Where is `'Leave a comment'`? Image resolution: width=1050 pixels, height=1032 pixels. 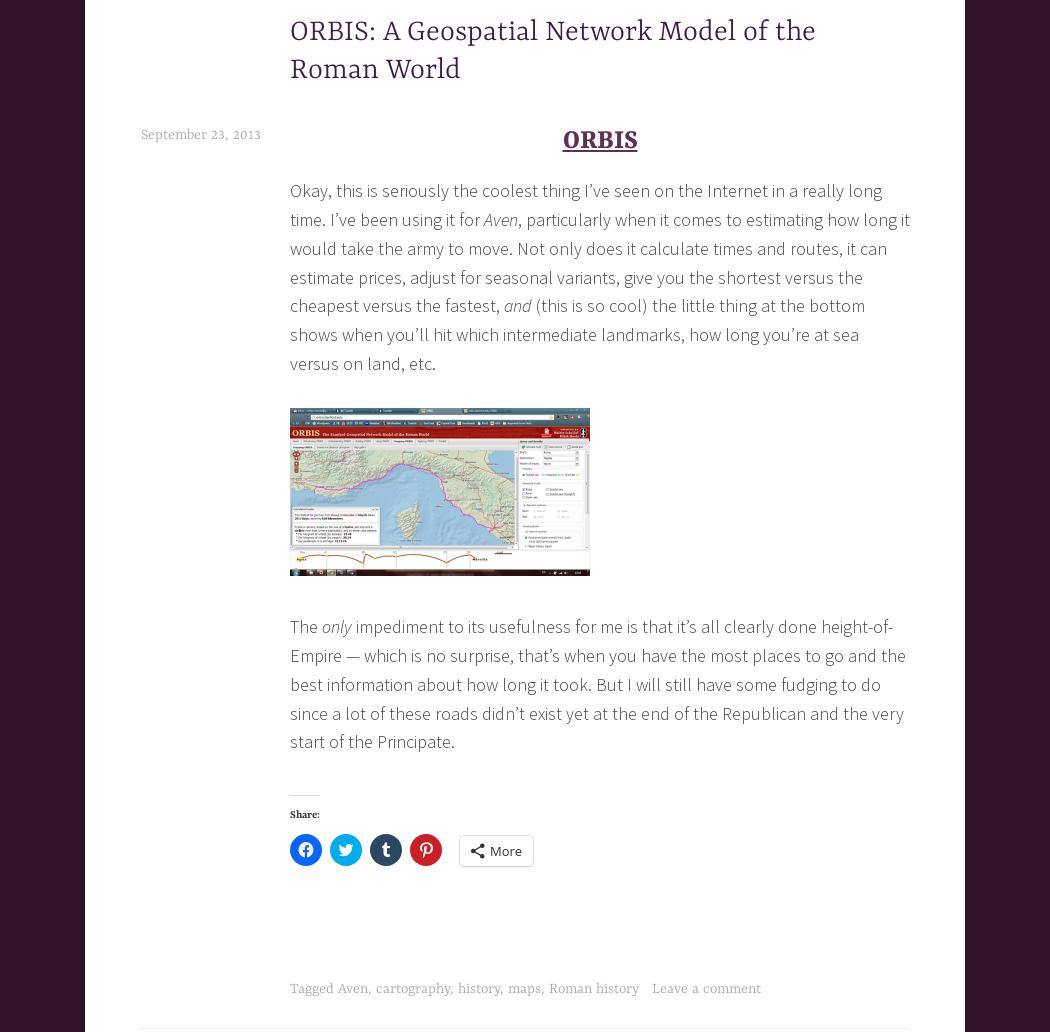
'Leave a comment' is located at coordinates (705, 987).